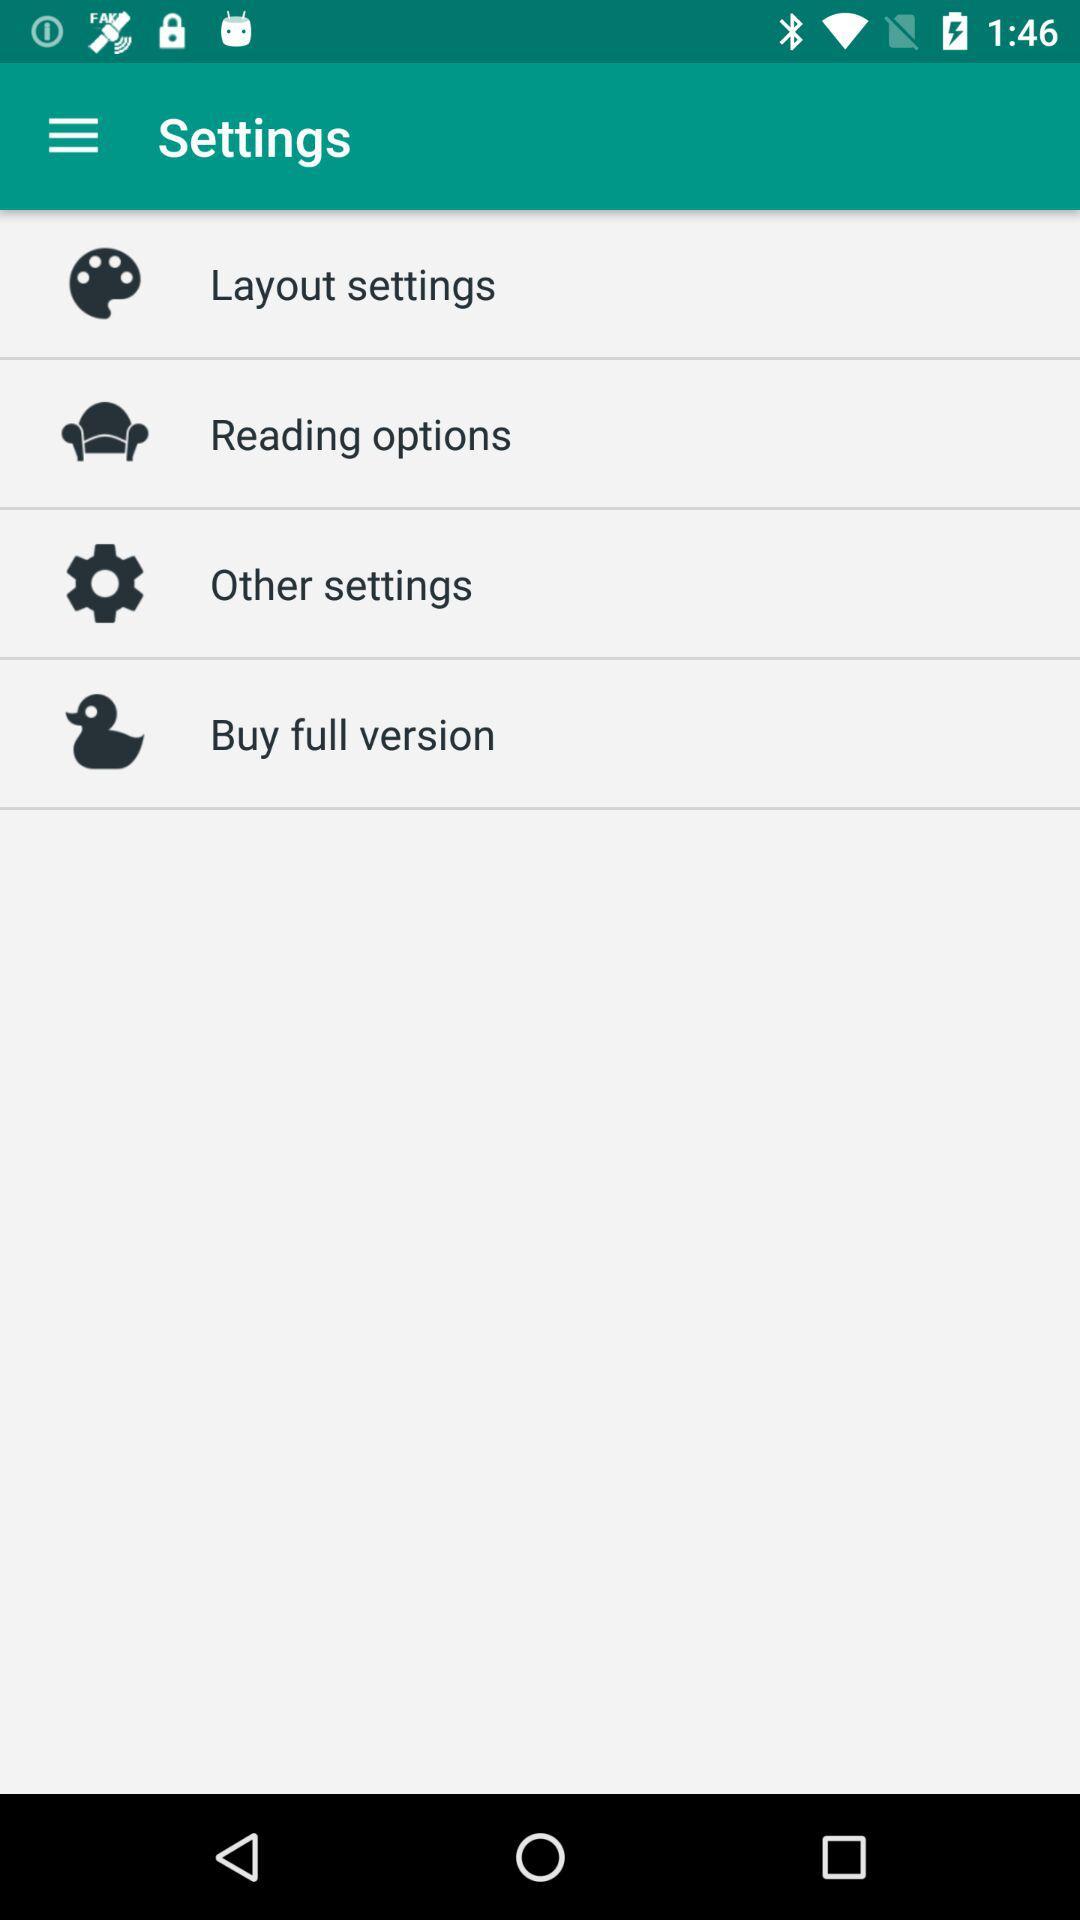 This screenshot has height=1920, width=1080. What do you see at coordinates (340, 582) in the screenshot?
I see `other settings item` at bounding box center [340, 582].